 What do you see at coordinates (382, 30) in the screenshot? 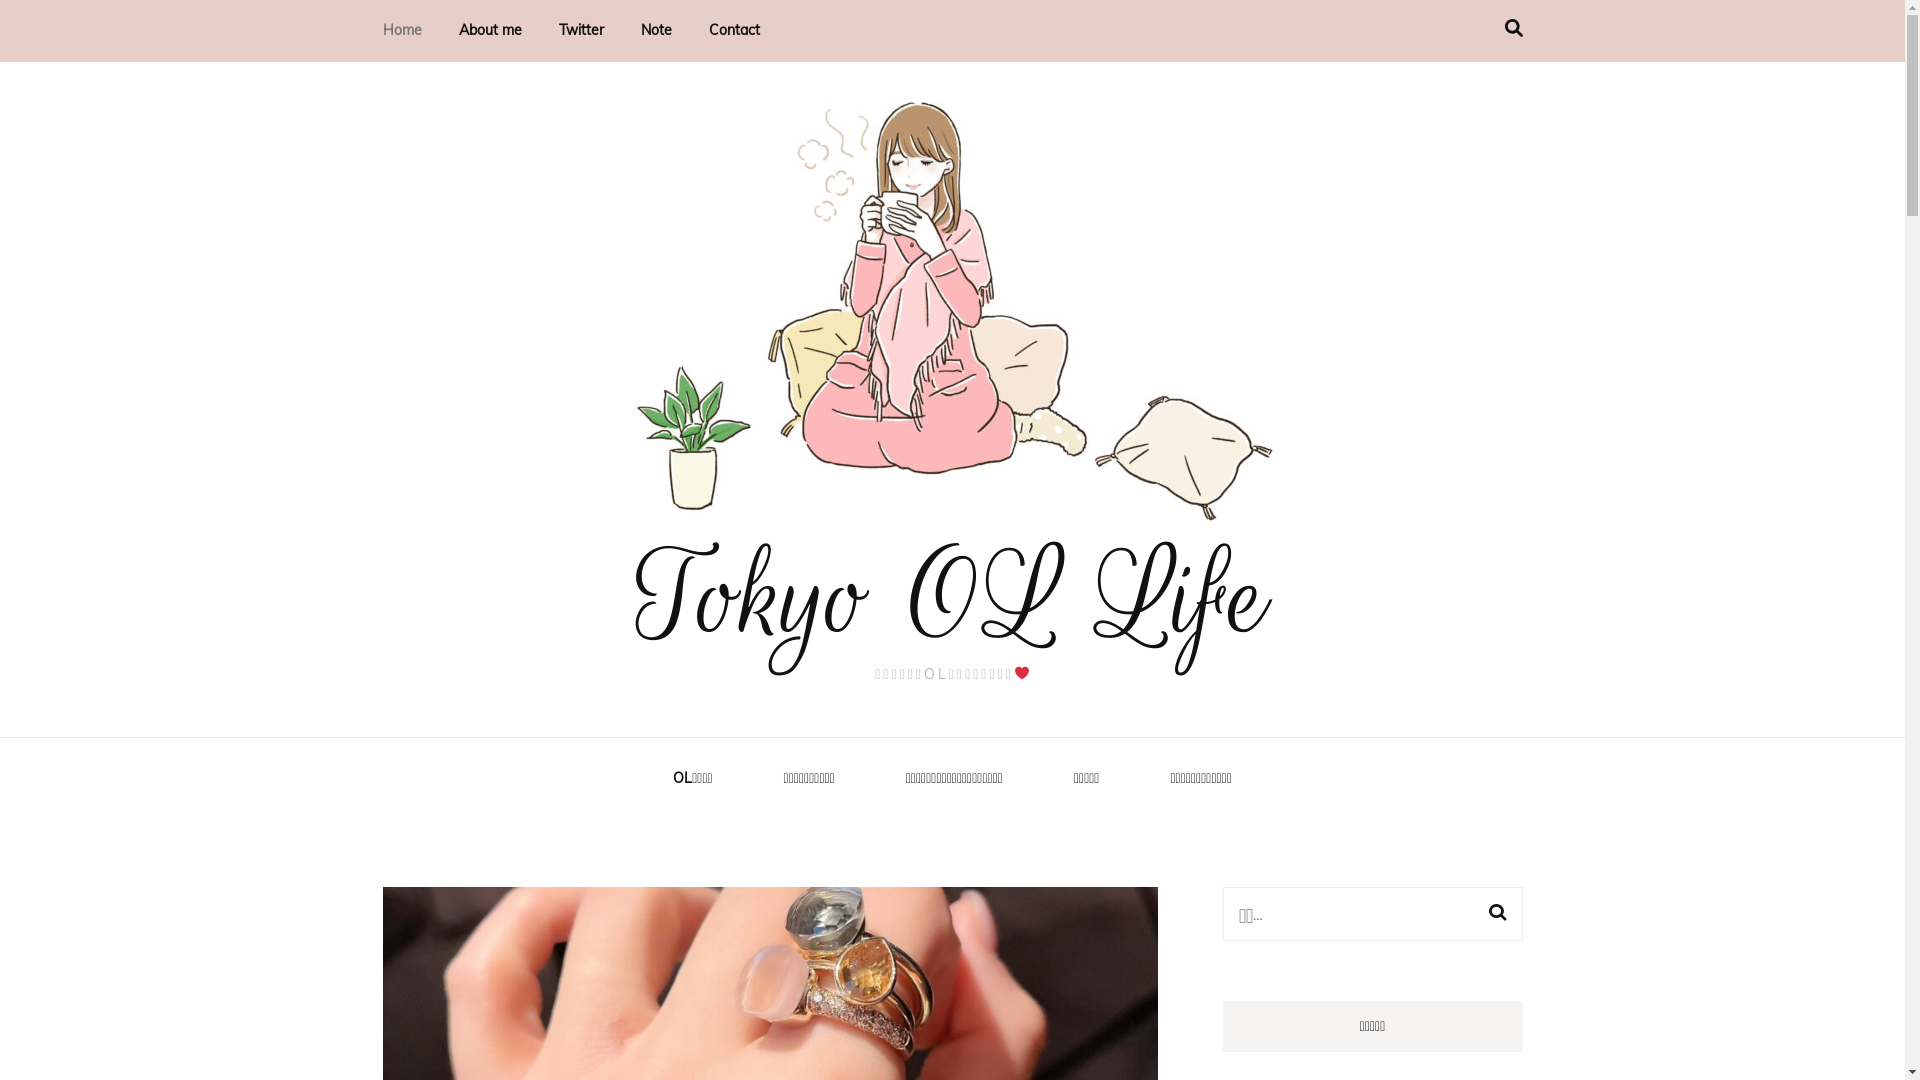
I see `'Home'` at bounding box center [382, 30].